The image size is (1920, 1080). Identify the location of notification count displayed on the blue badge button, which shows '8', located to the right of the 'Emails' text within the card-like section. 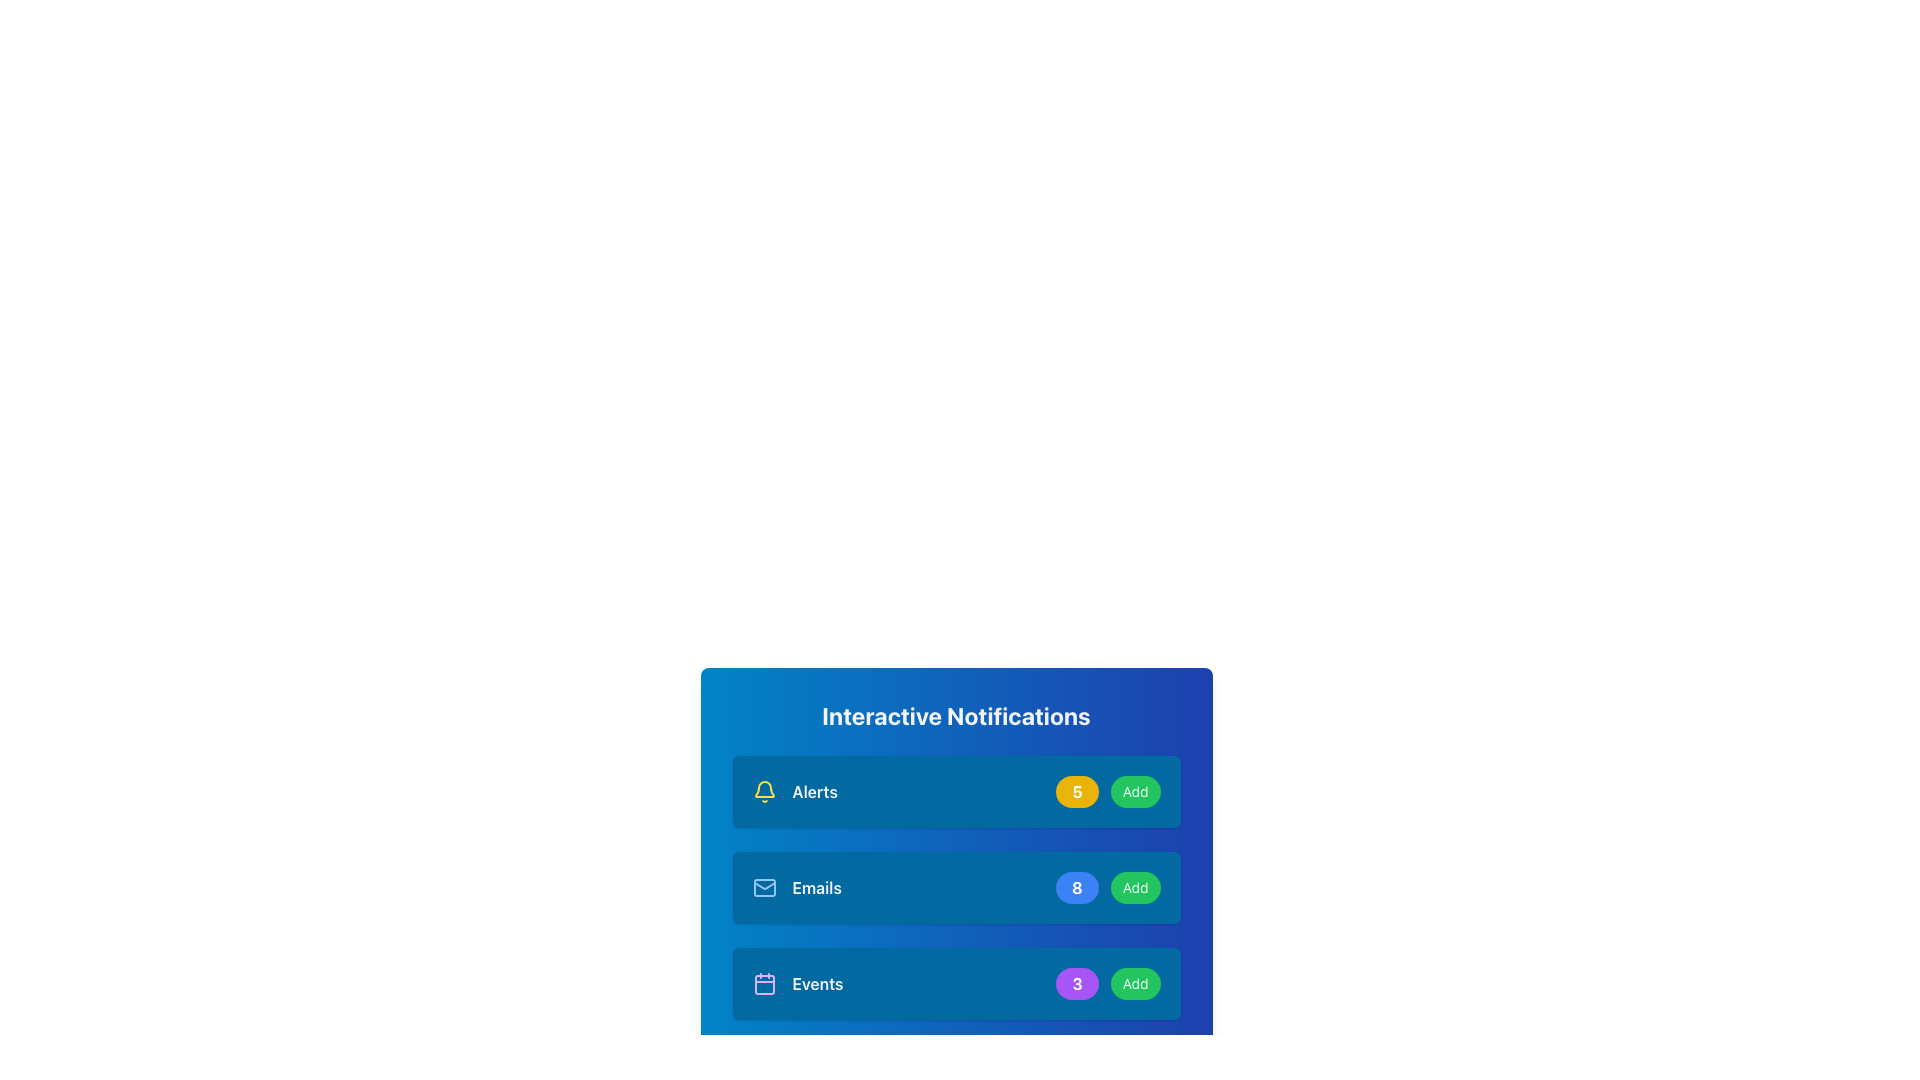
(1107, 886).